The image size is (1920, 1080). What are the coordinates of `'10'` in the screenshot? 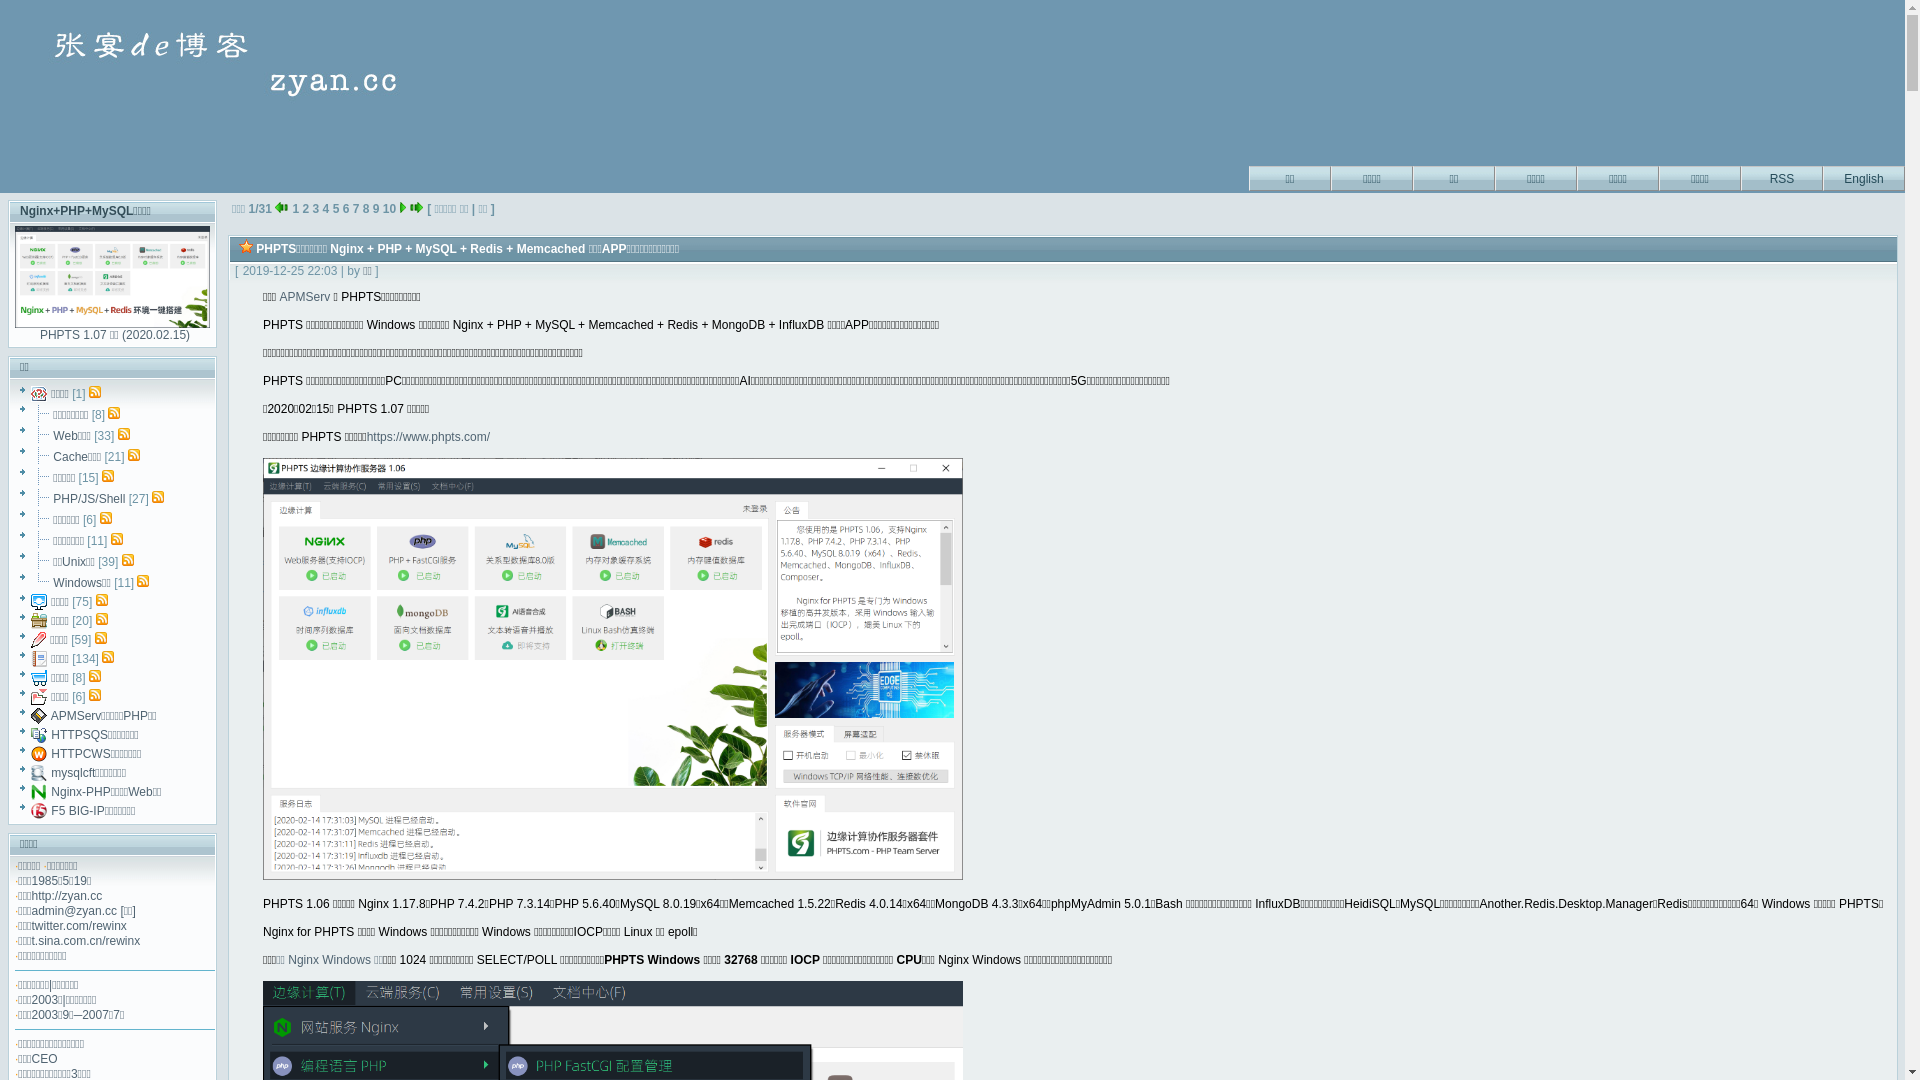 It's located at (389, 208).